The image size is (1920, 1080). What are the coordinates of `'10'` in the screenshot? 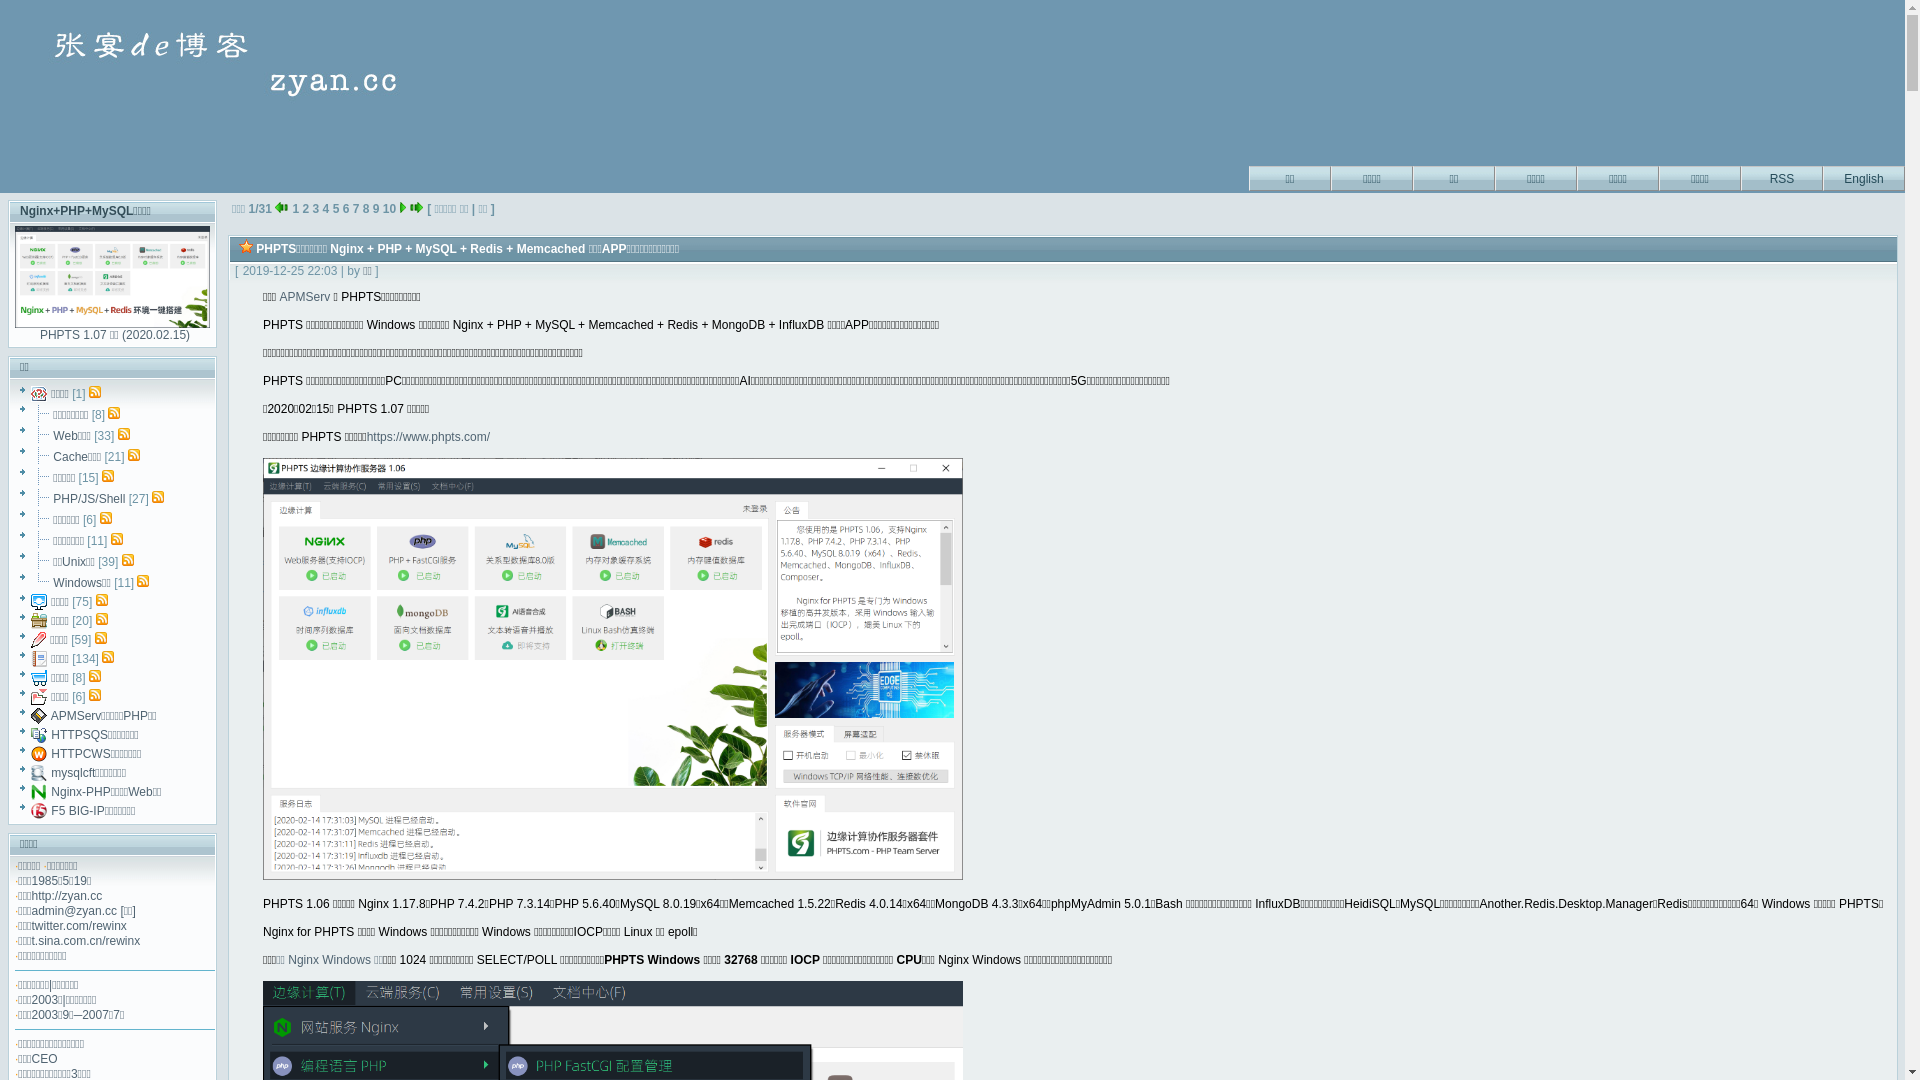 It's located at (389, 208).